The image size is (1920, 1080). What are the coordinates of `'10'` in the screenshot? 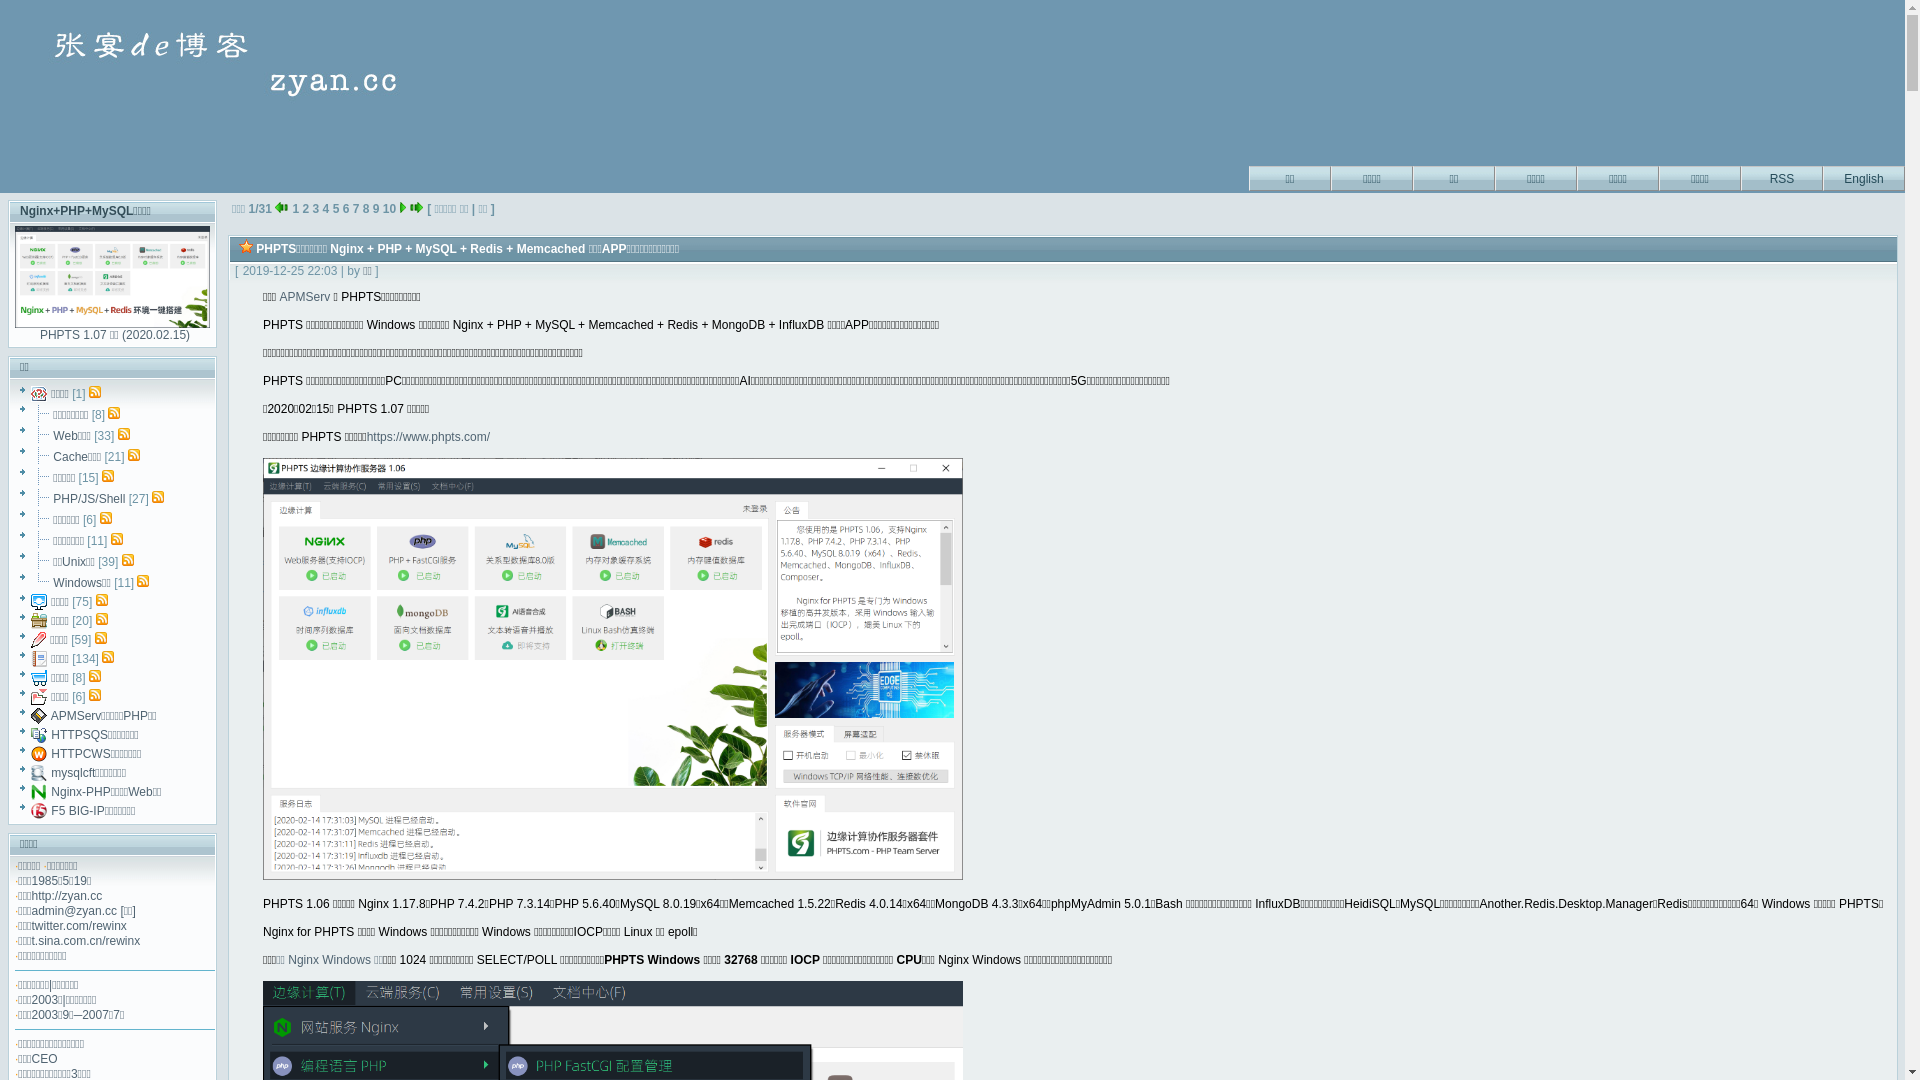 It's located at (389, 208).